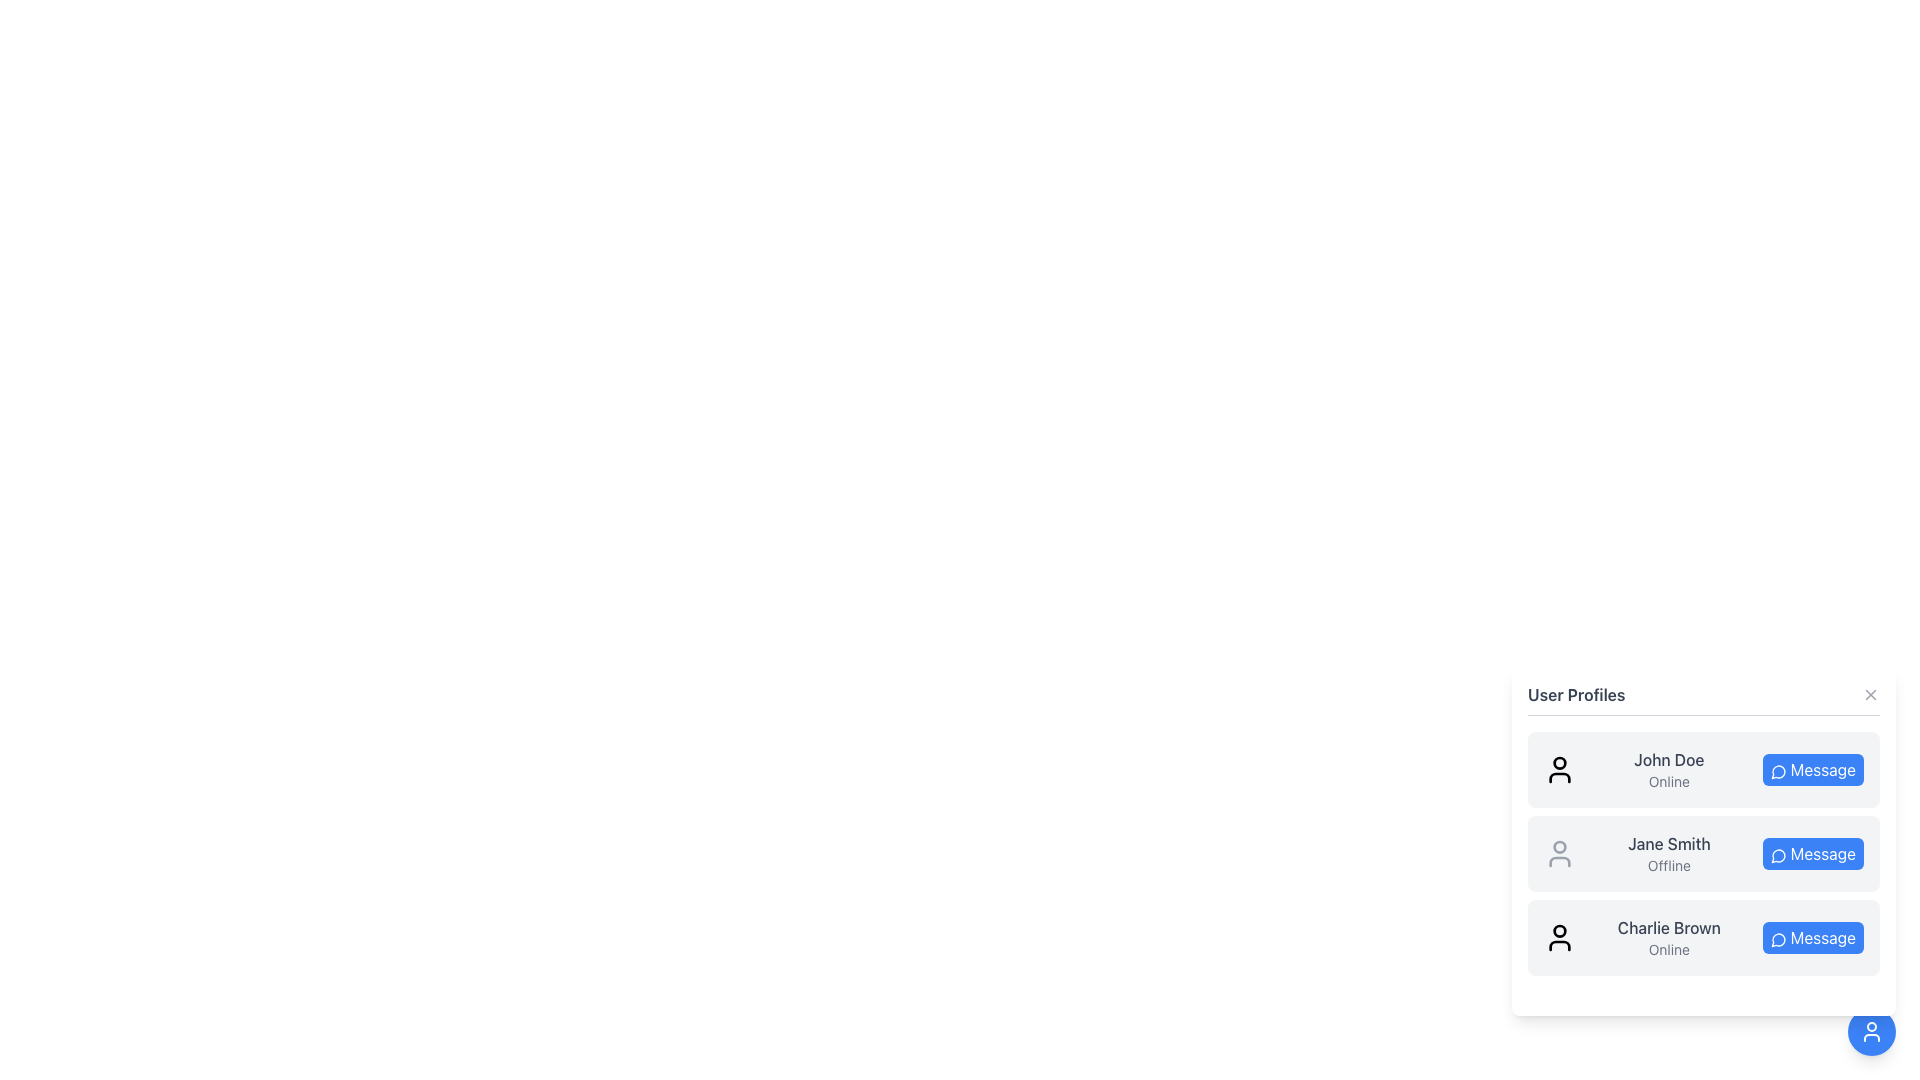 The width and height of the screenshot is (1920, 1080). I want to click on the close button icon located in the top-right corner of the 'User Profiles' section, so click(1870, 693).